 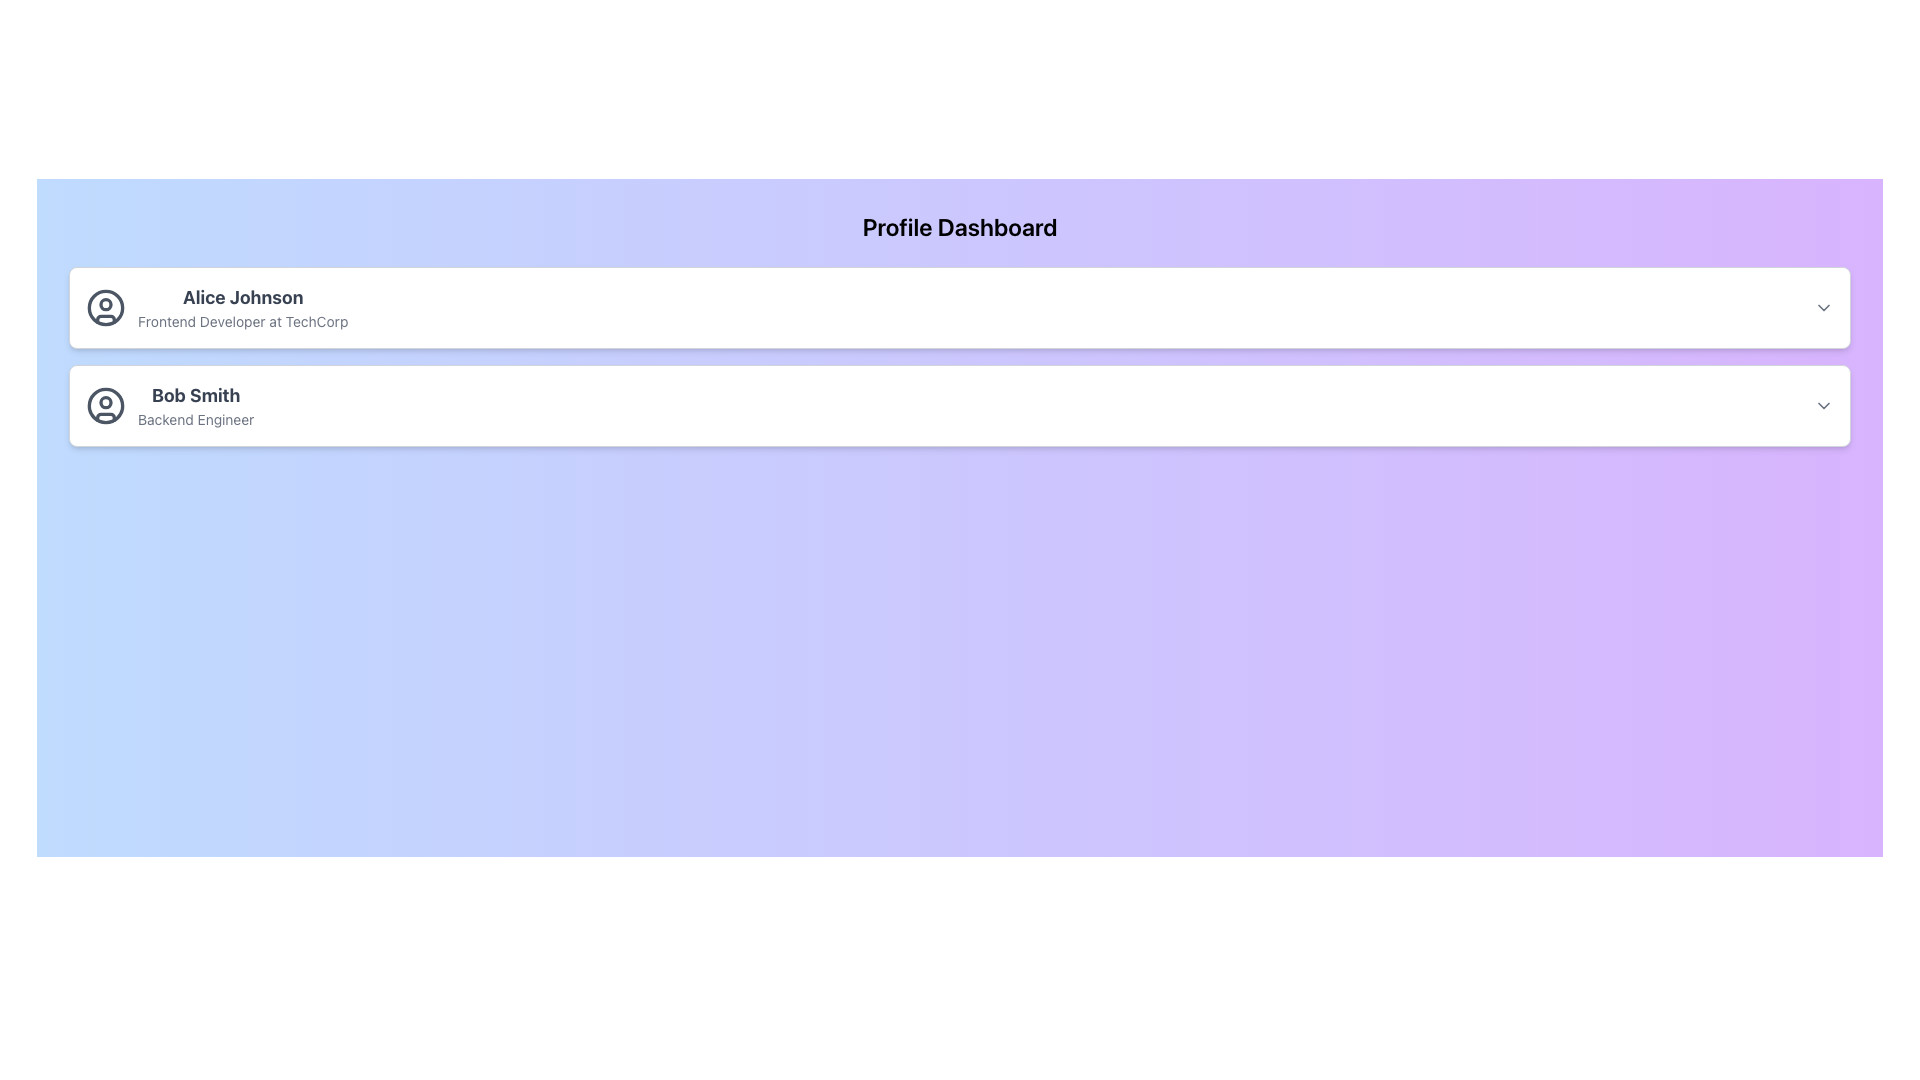 What do you see at coordinates (104, 304) in the screenshot?
I see `the small circle within the profile photo icon of 'Alice Johnson', located at the top center of the circular icon` at bounding box center [104, 304].